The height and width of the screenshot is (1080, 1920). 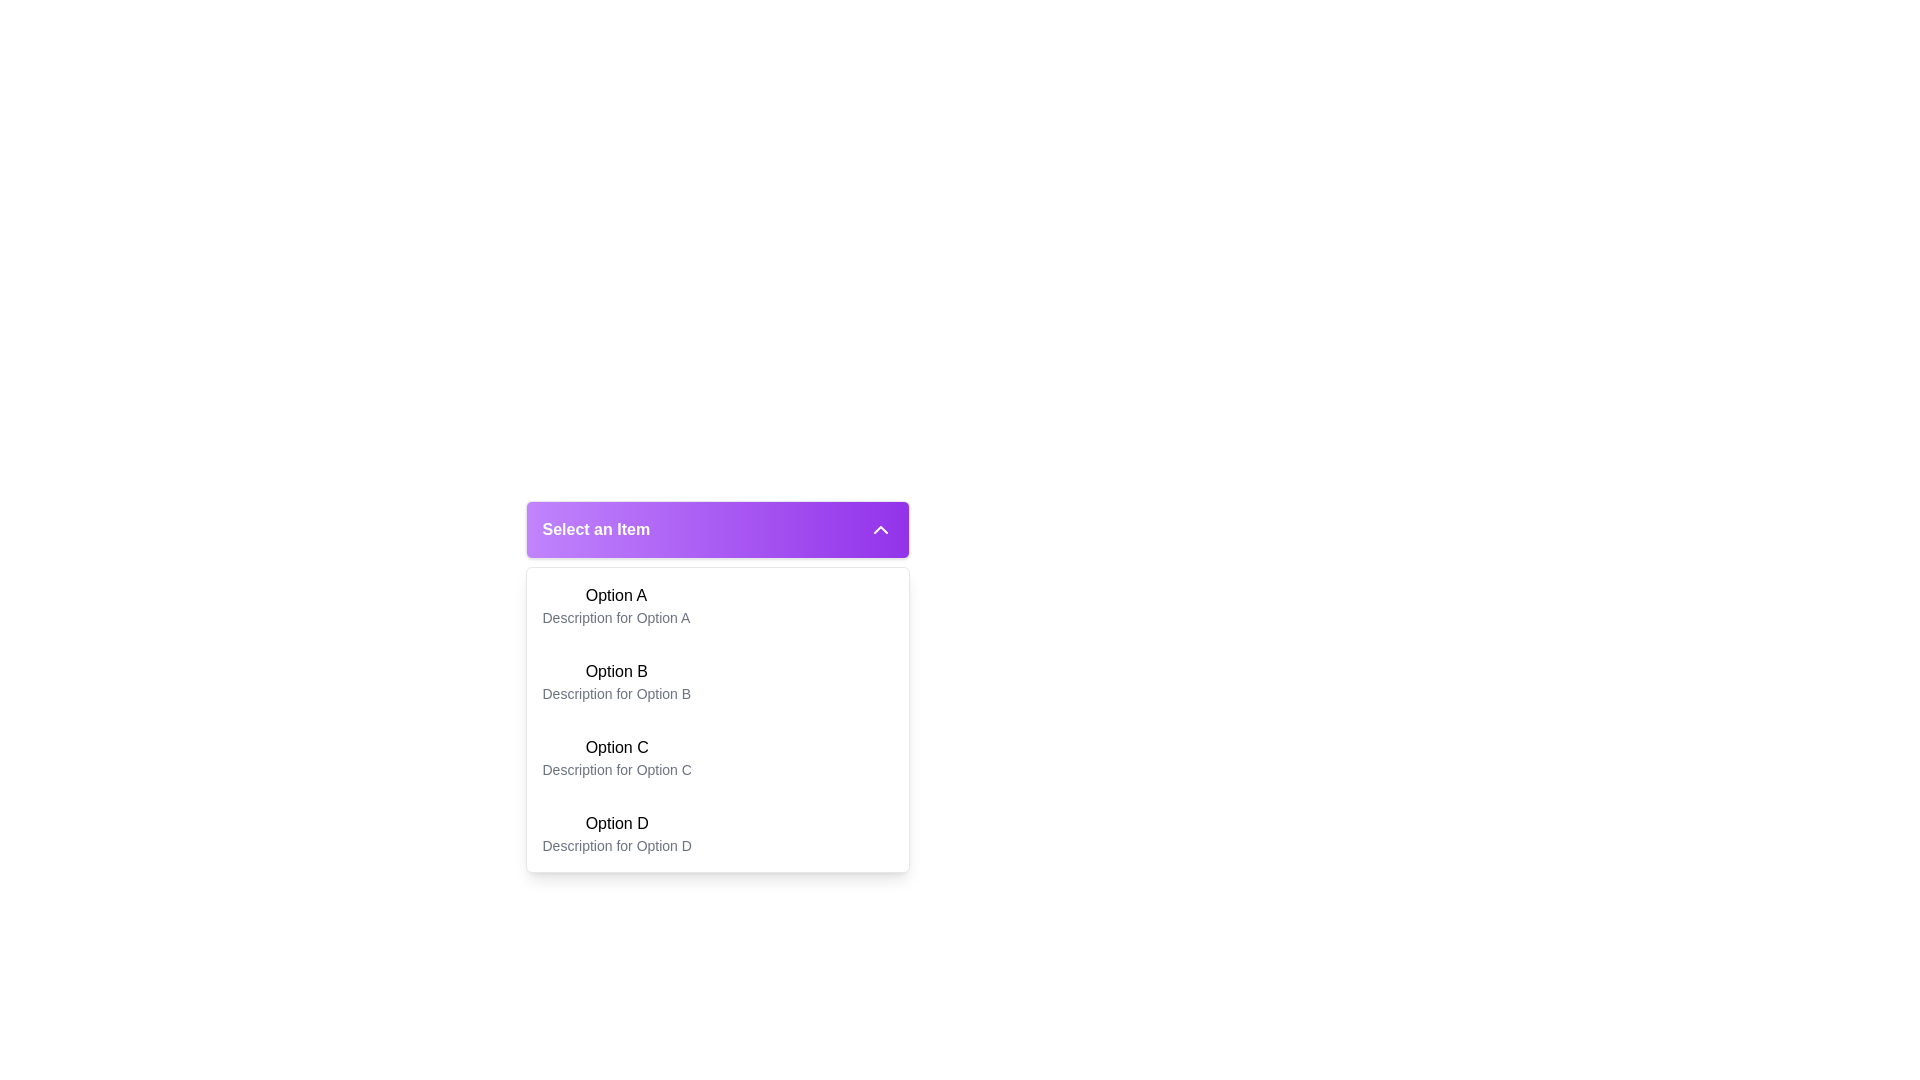 I want to click on text of the title for the first selectable option in the dropdown menu, which is located immediately above the description text 'Description for Option A.', so click(x=615, y=595).